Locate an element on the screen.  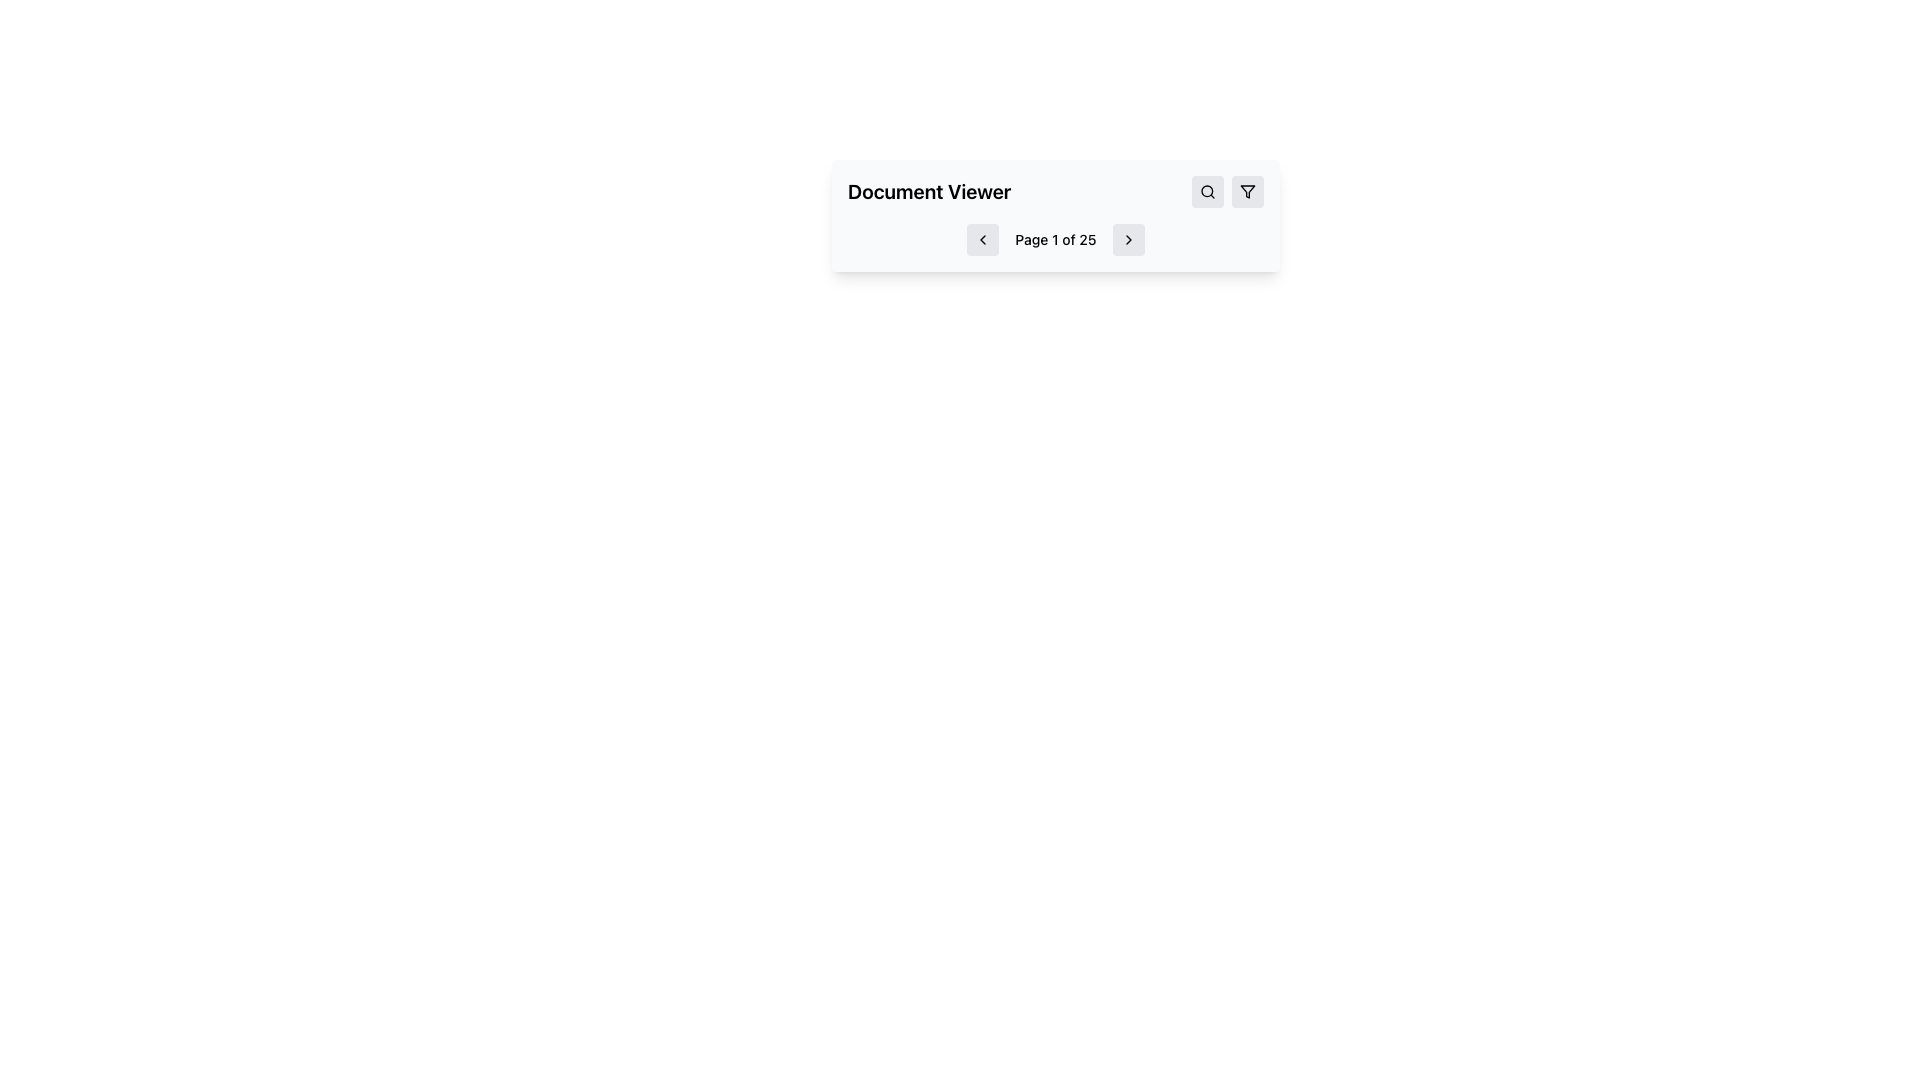
the circular gray button with a black magnifying glass icon, located to the right of the 'Document Viewer' label is located at coordinates (1207, 192).